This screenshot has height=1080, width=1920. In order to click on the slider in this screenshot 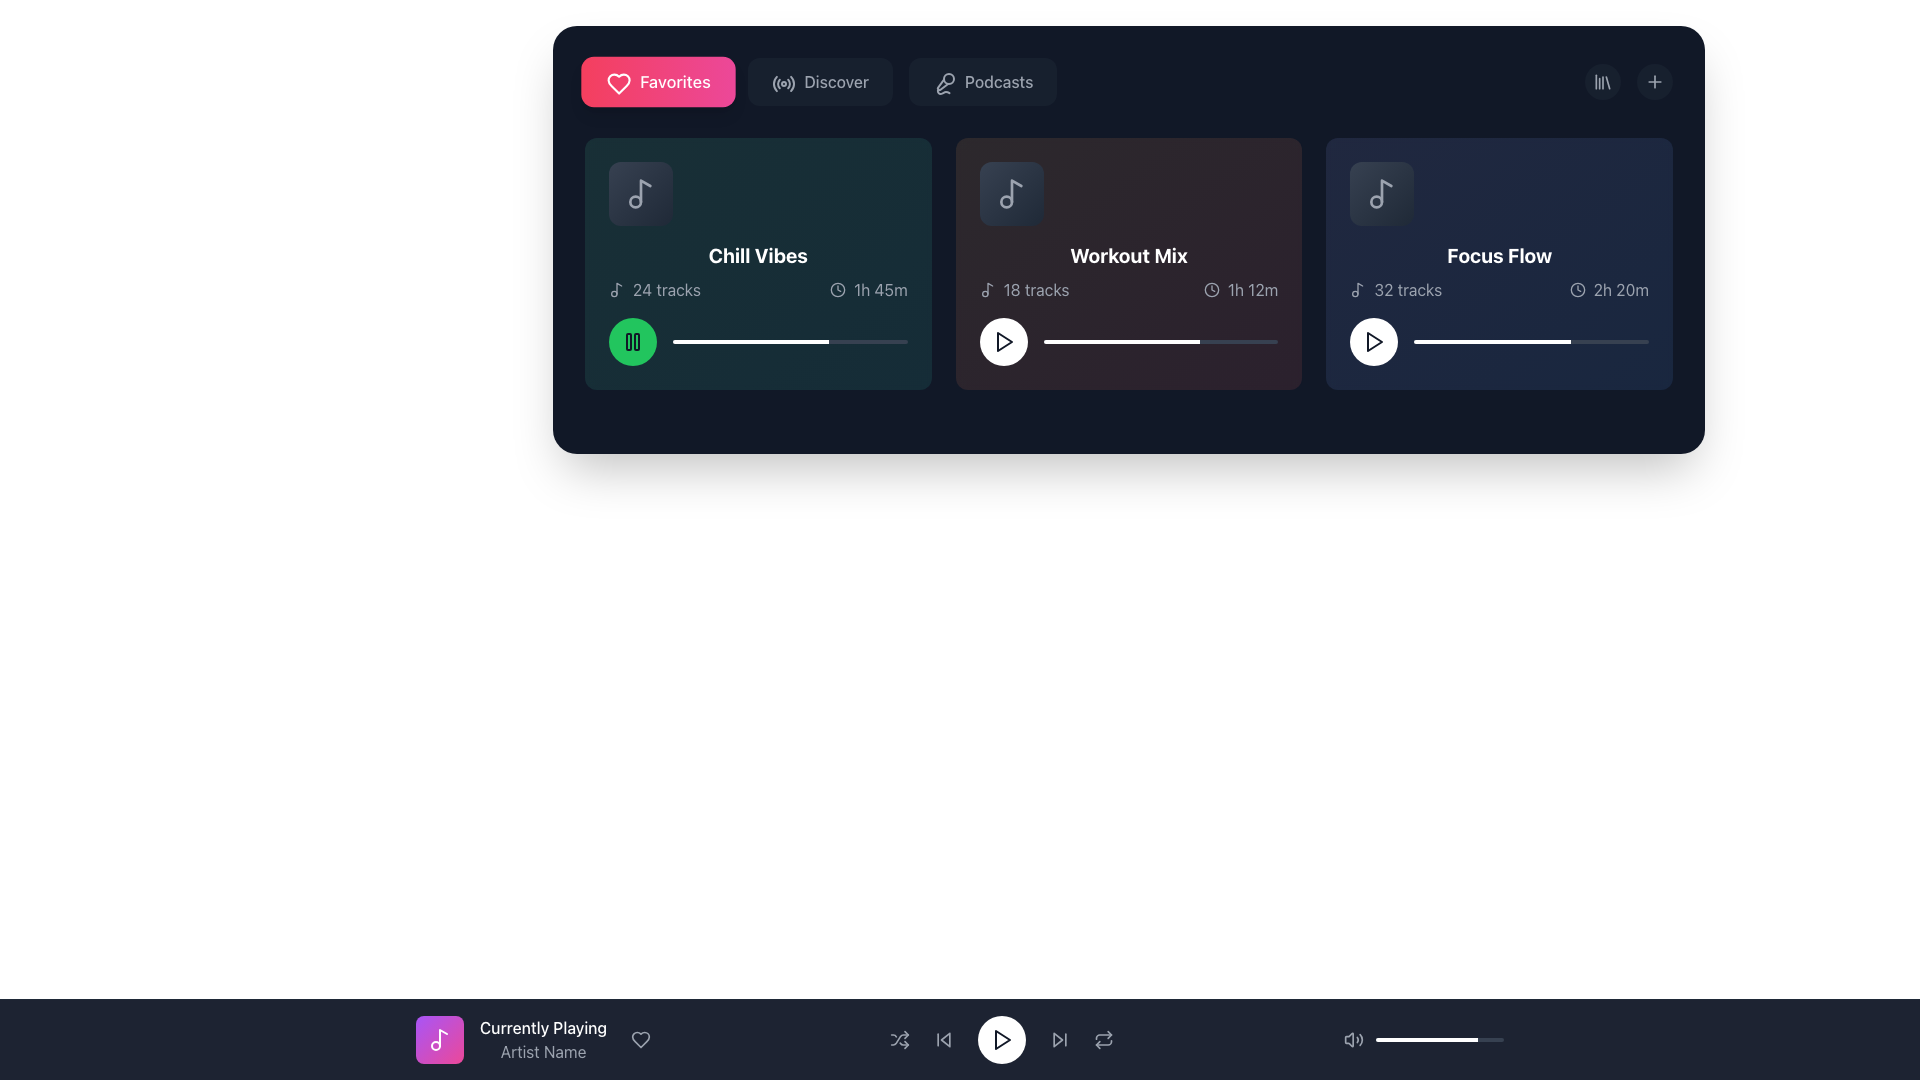, I will do `click(1206, 341)`.